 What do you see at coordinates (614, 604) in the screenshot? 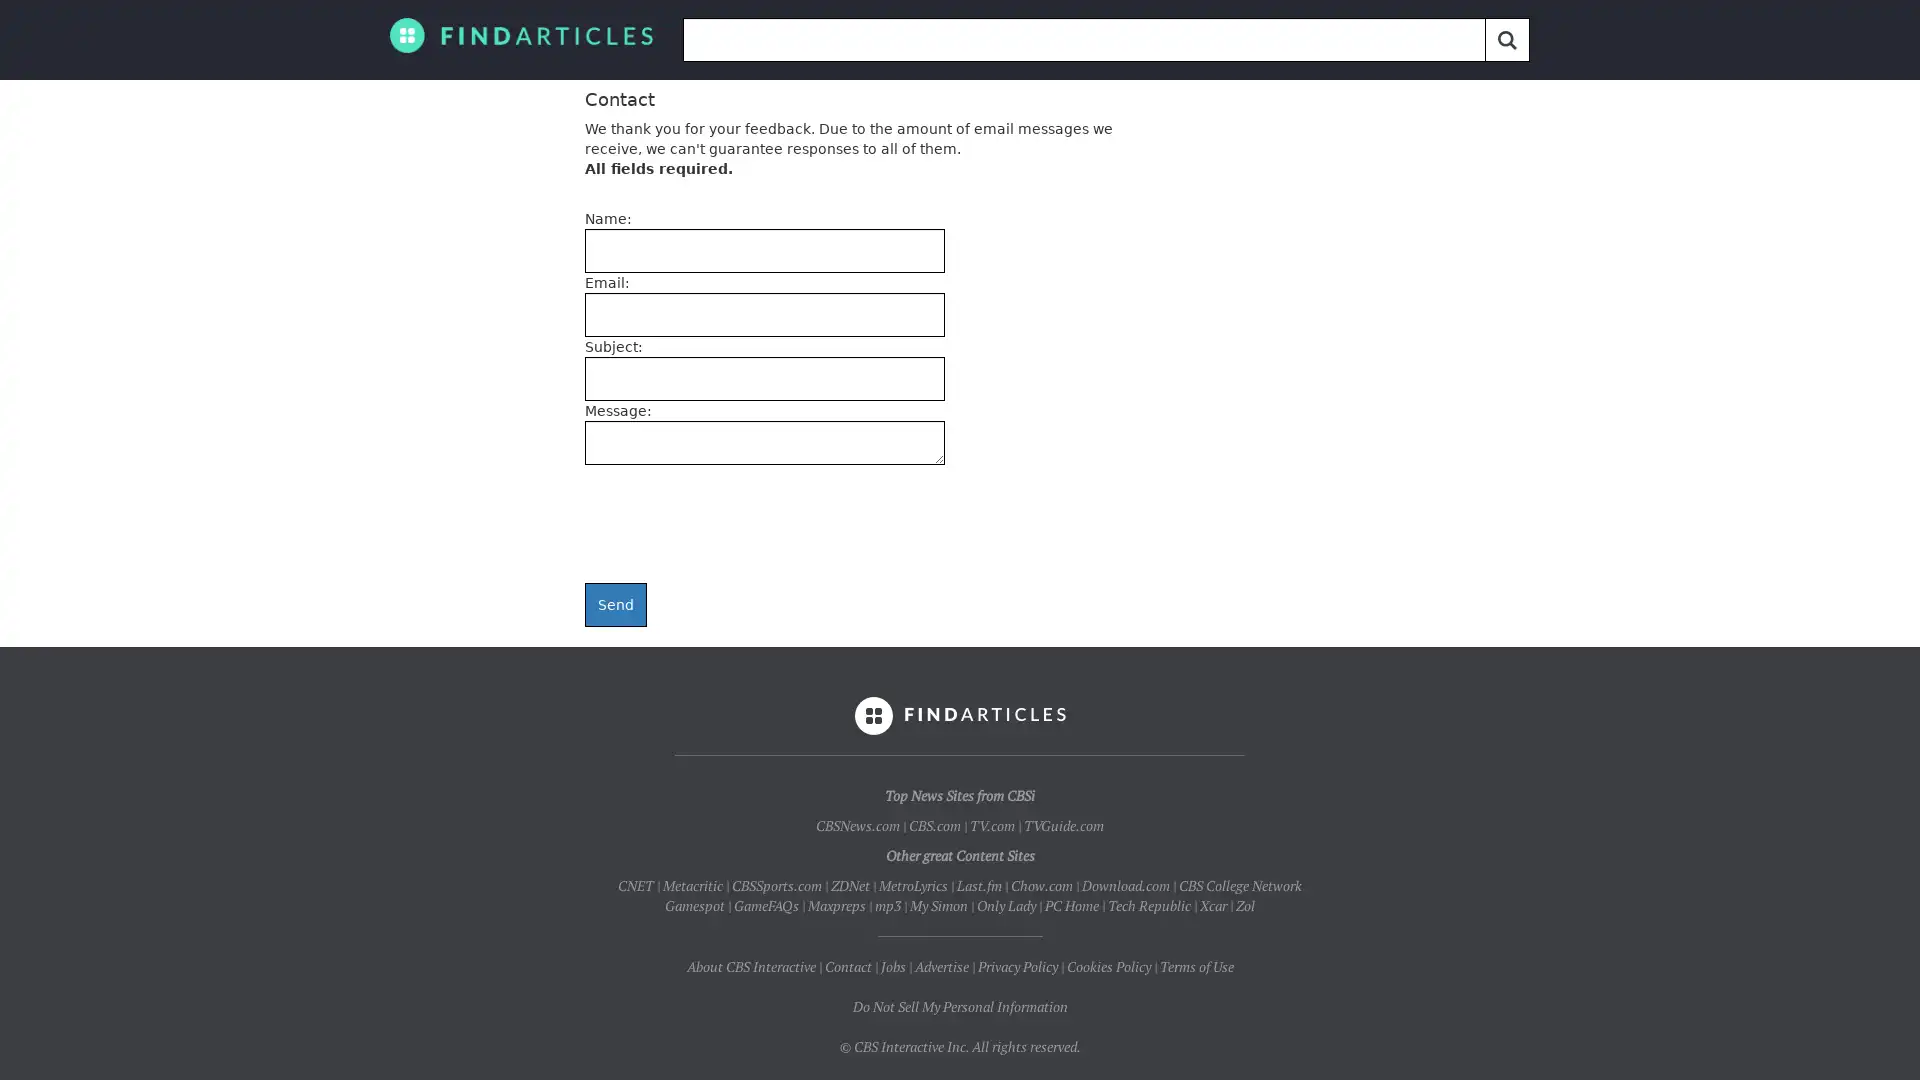
I see `Send` at bounding box center [614, 604].